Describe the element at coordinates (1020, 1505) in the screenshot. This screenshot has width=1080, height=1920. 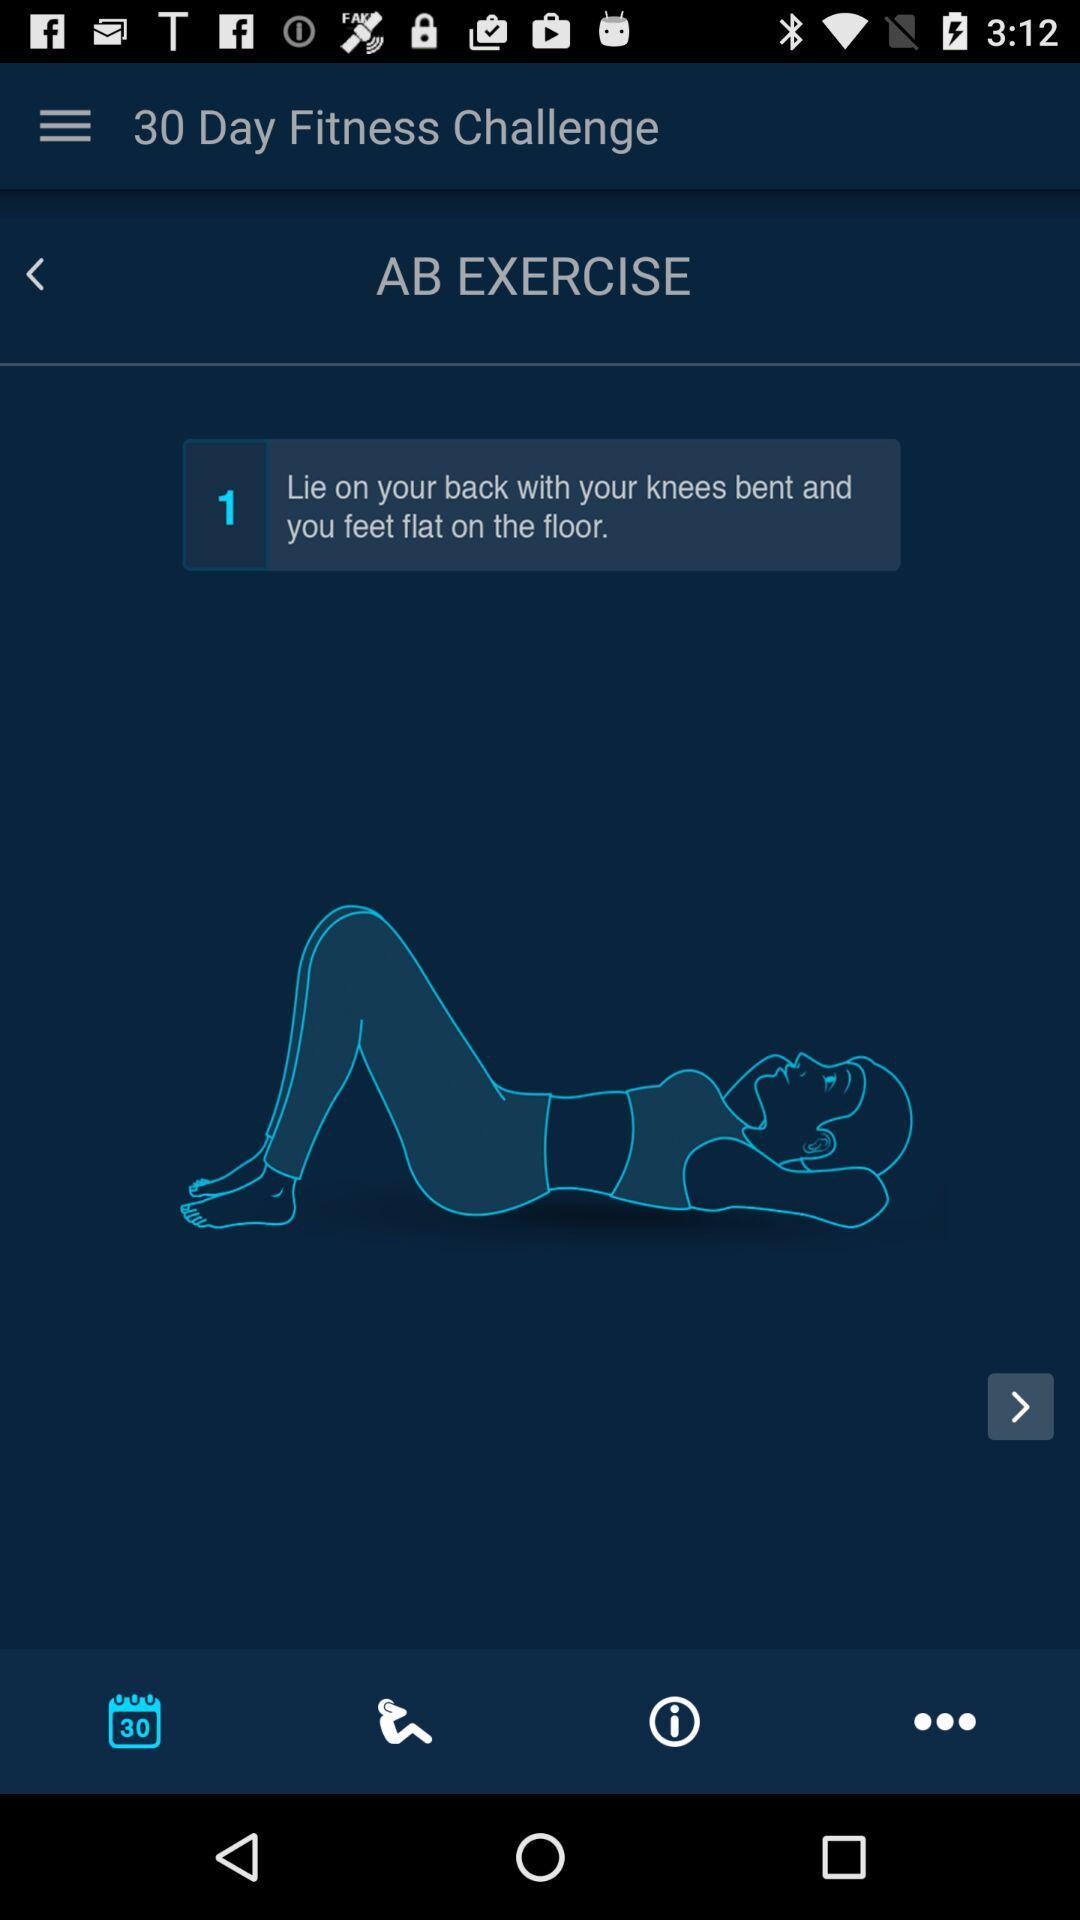
I see `the arrow_forward icon` at that location.